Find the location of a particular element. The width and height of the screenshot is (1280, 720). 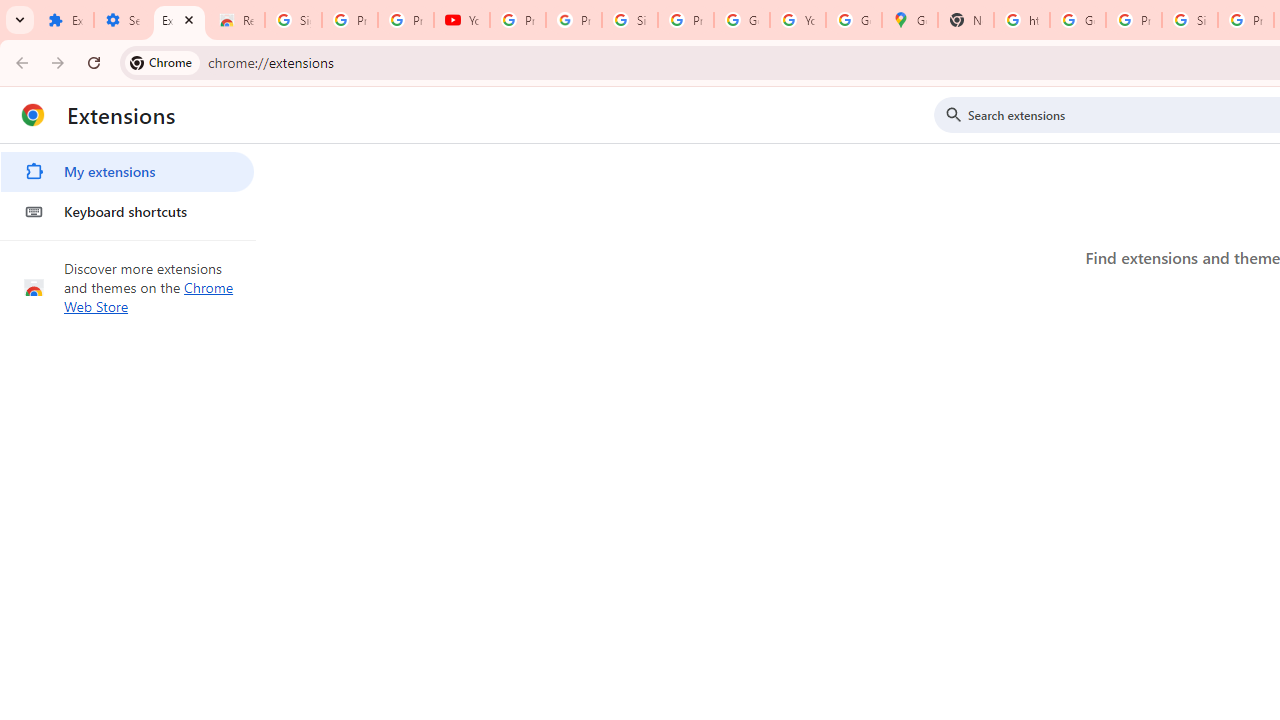

'New Tab' is located at coordinates (966, 20).